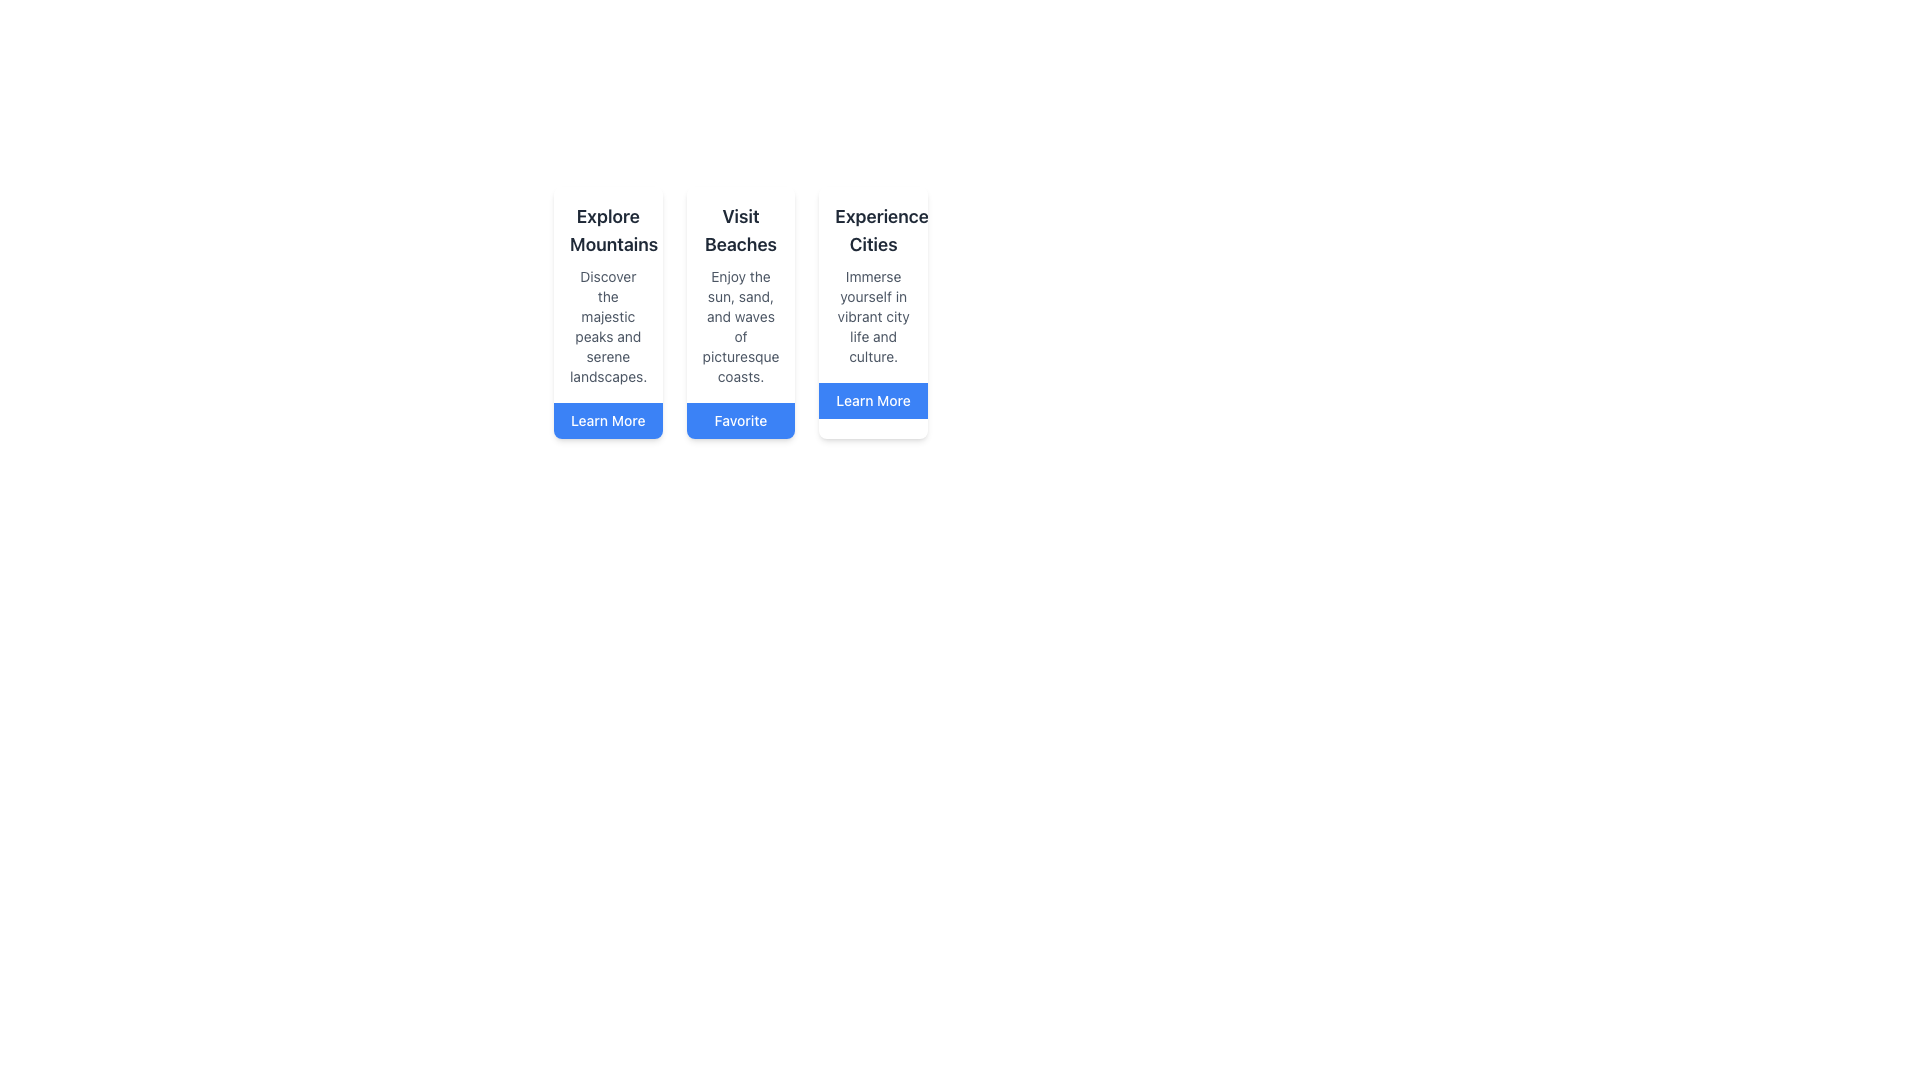 Image resolution: width=1920 pixels, height=1080 pixels. I want to click on the Informational Text Block that provides descriptive information about exploring mountains, located in the upper section of the first card in a set of three cards, so click(607, 294).